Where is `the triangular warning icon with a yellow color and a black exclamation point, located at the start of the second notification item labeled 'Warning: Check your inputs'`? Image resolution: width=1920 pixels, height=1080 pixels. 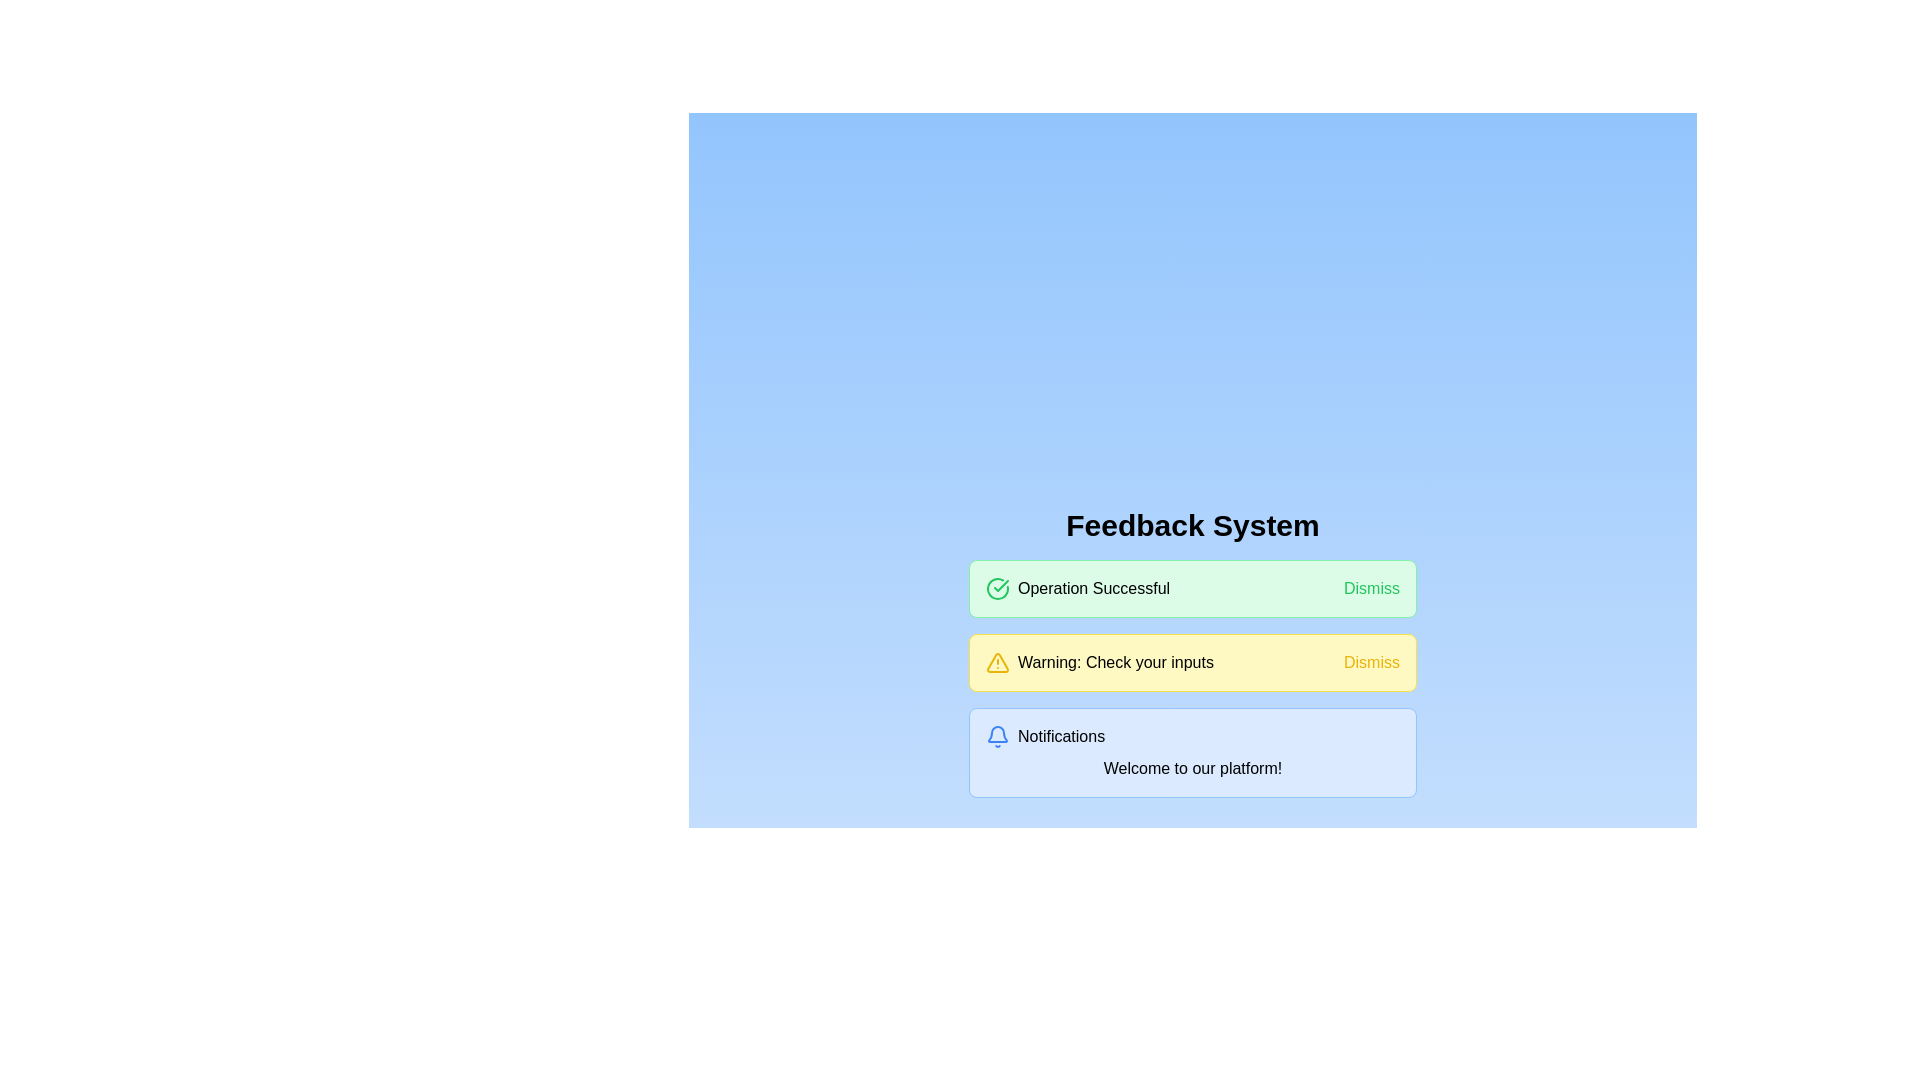 the triangular warning icon with a yellow color and a black exclamation point, located at the start of the second notification item labeled 'Warning: Check your inputs' is located at coordinates (998, 663).